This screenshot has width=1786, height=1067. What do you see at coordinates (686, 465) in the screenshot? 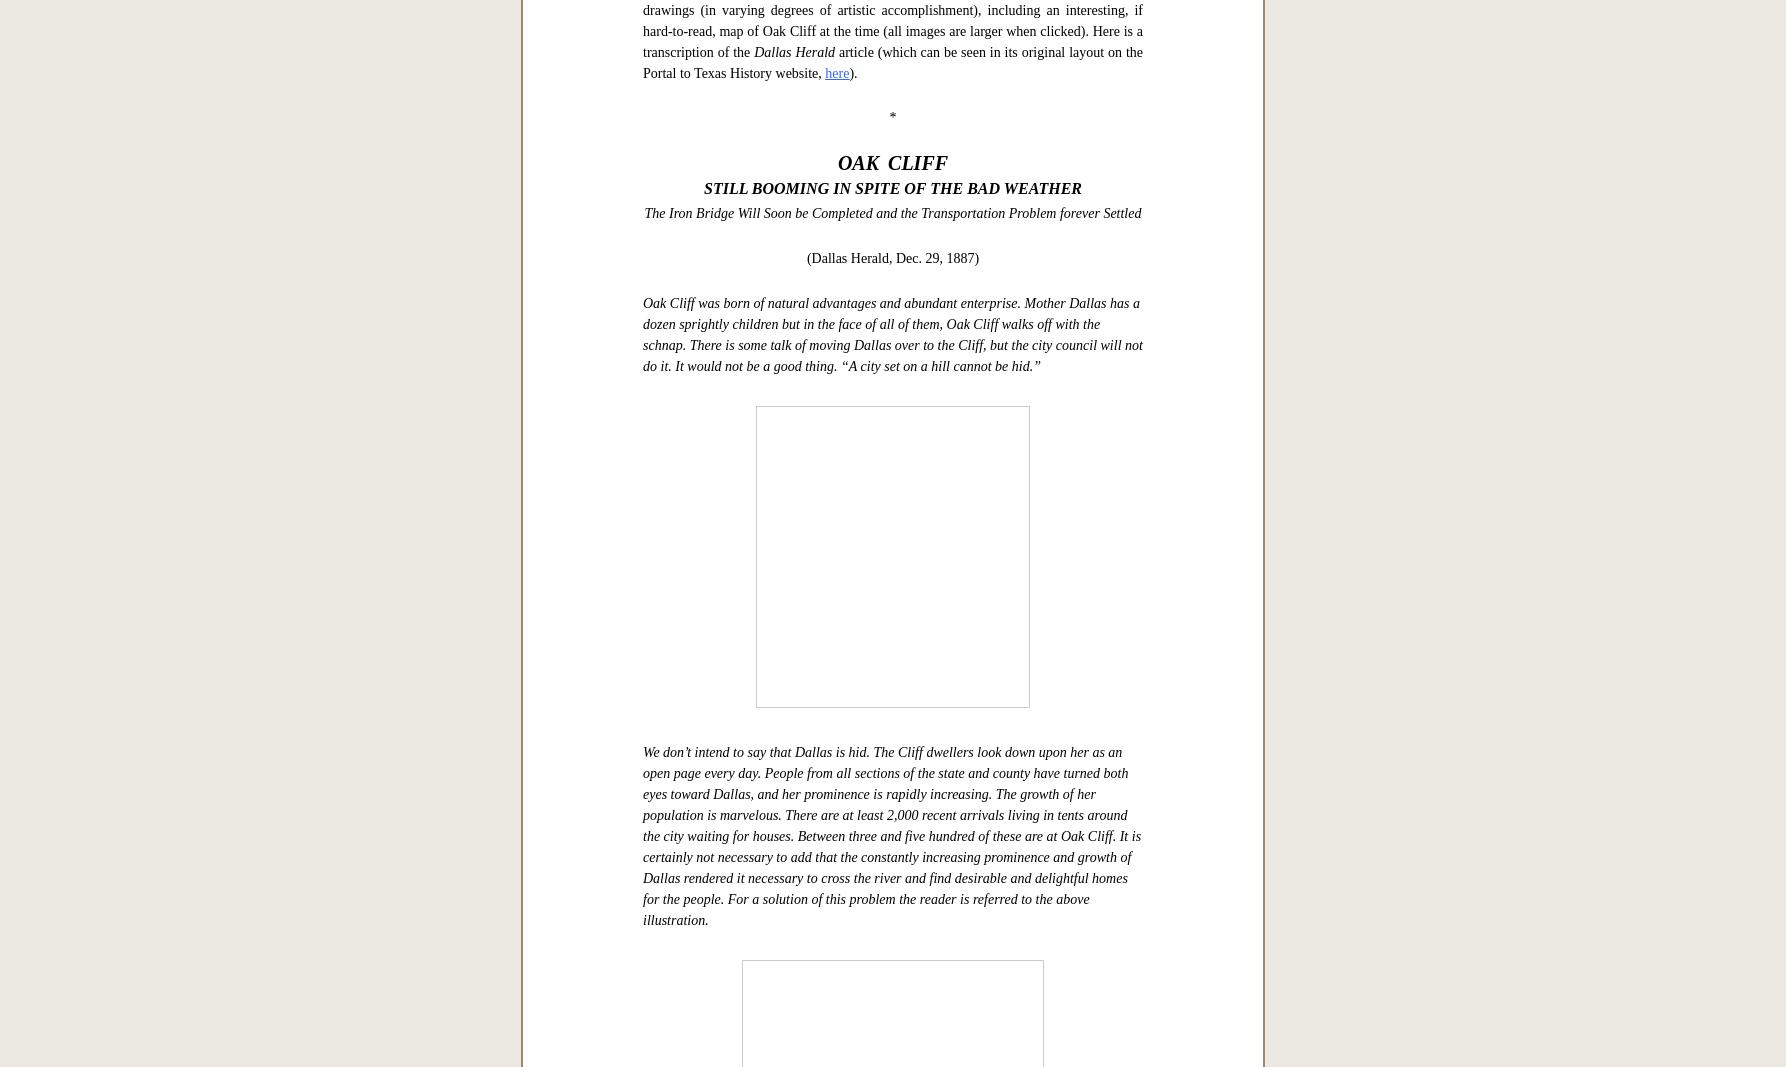
I see `'by Paula Bosse'` at bounding box center [686, 465].